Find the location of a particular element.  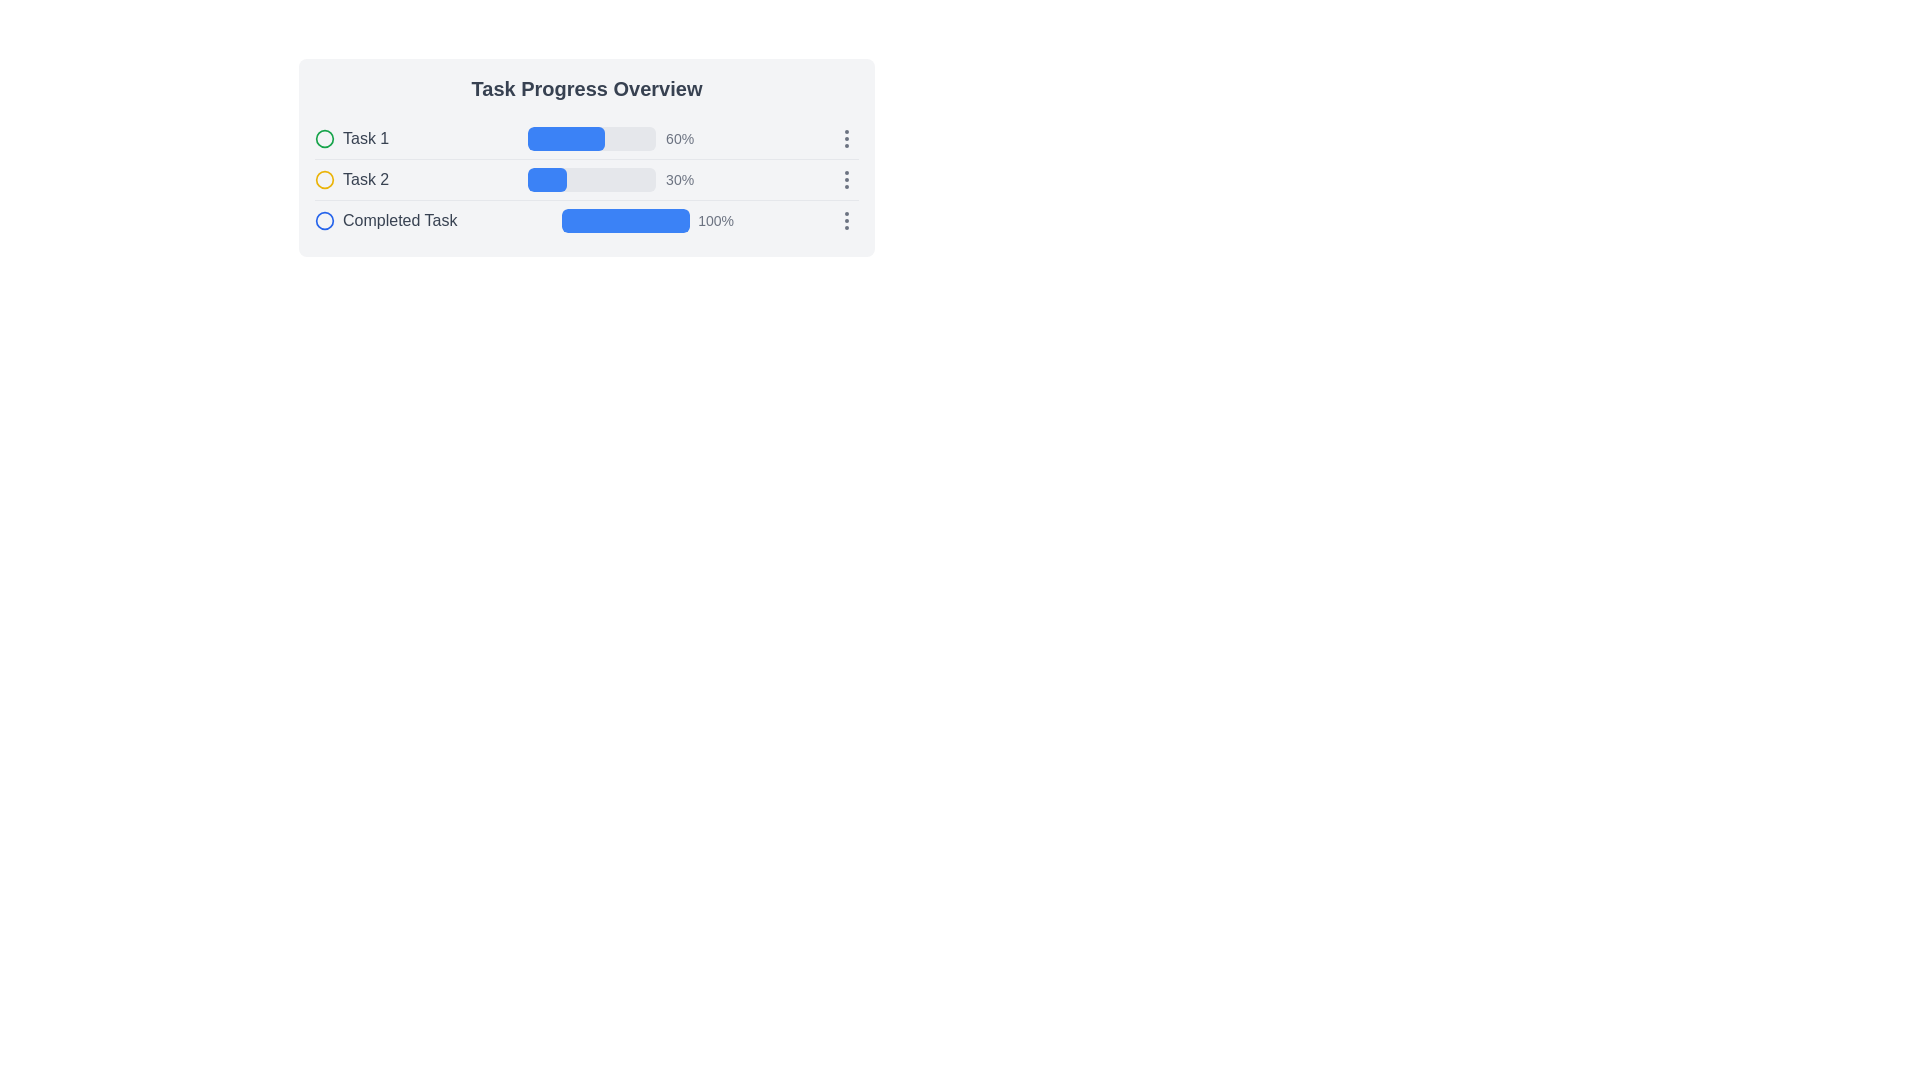

the progress bar indicating 30% completion for 'Task 2' in the 'Task Progress Overview' list is located at coordinates (591, 180).